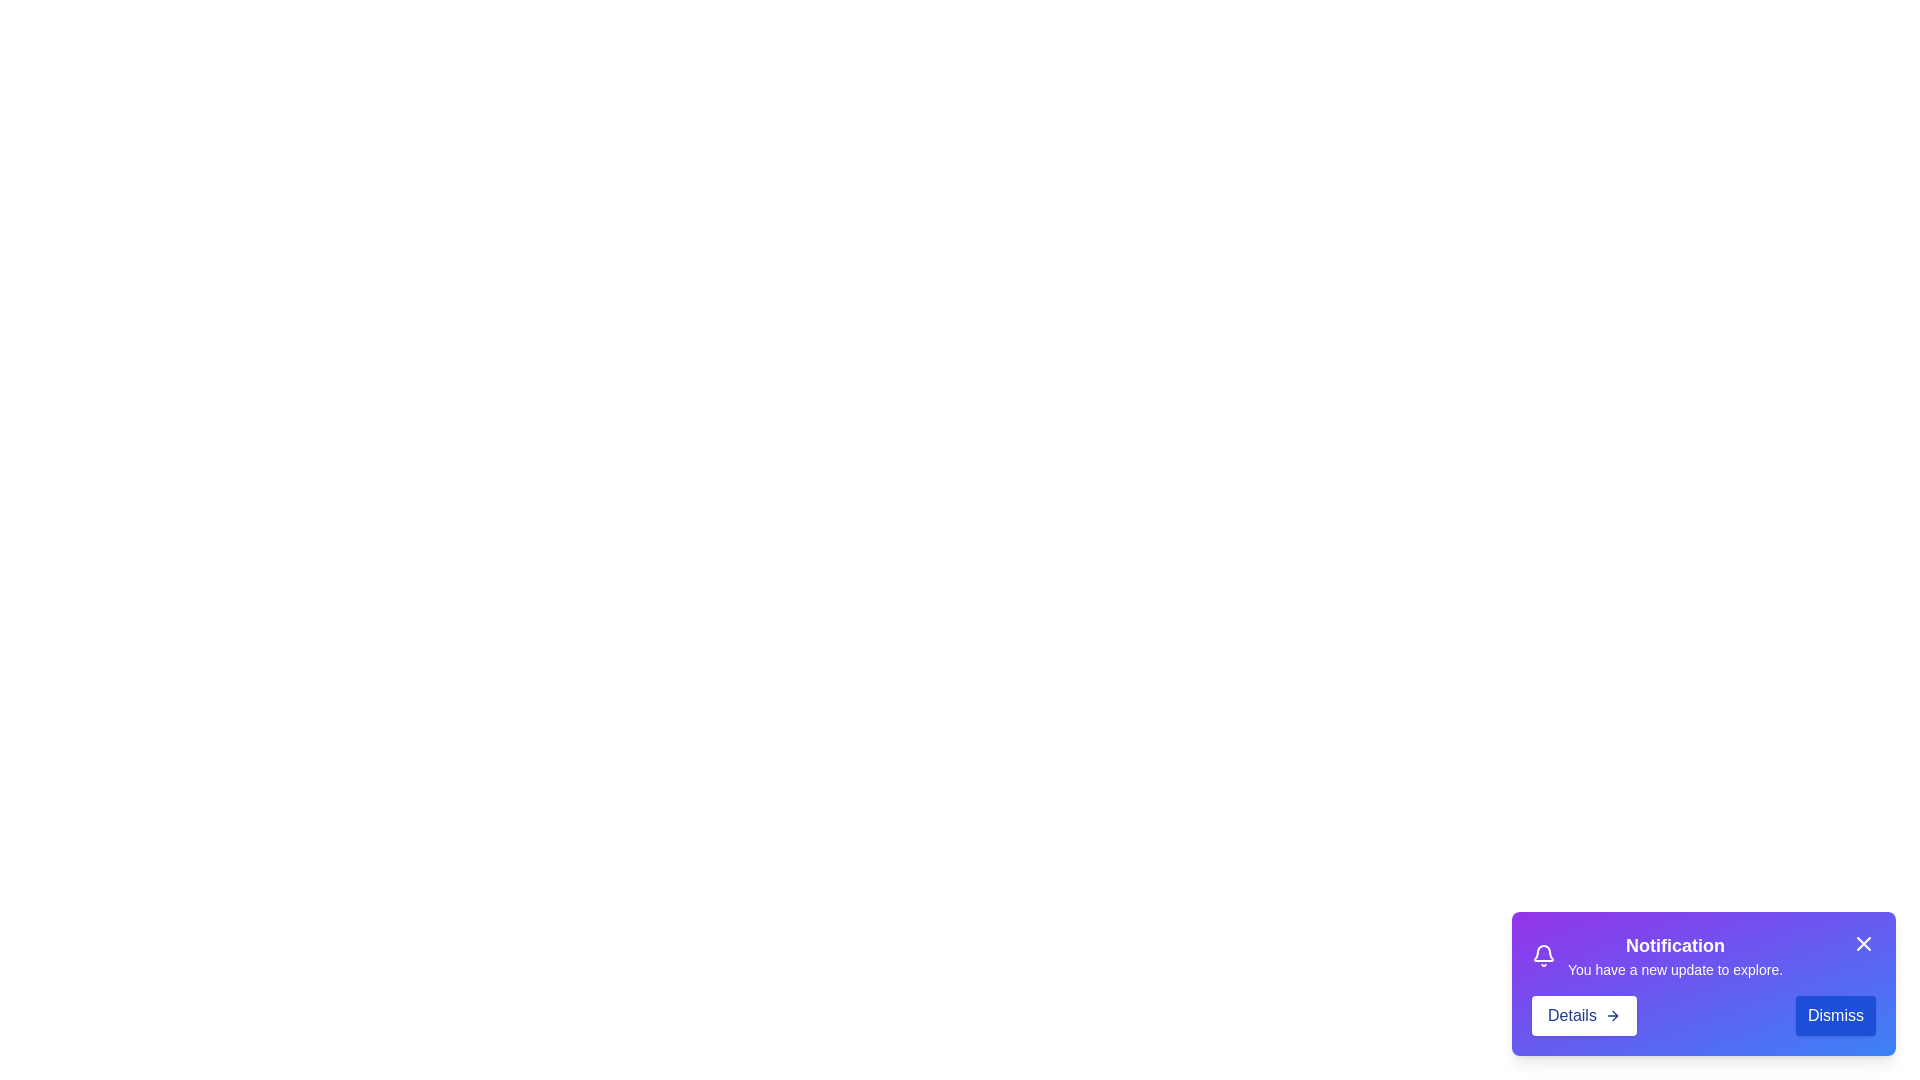  I want to click on the forward icon located at the far right of the 'Details' button within the notification card to indicate a continuation action, so click(1612, 1015).